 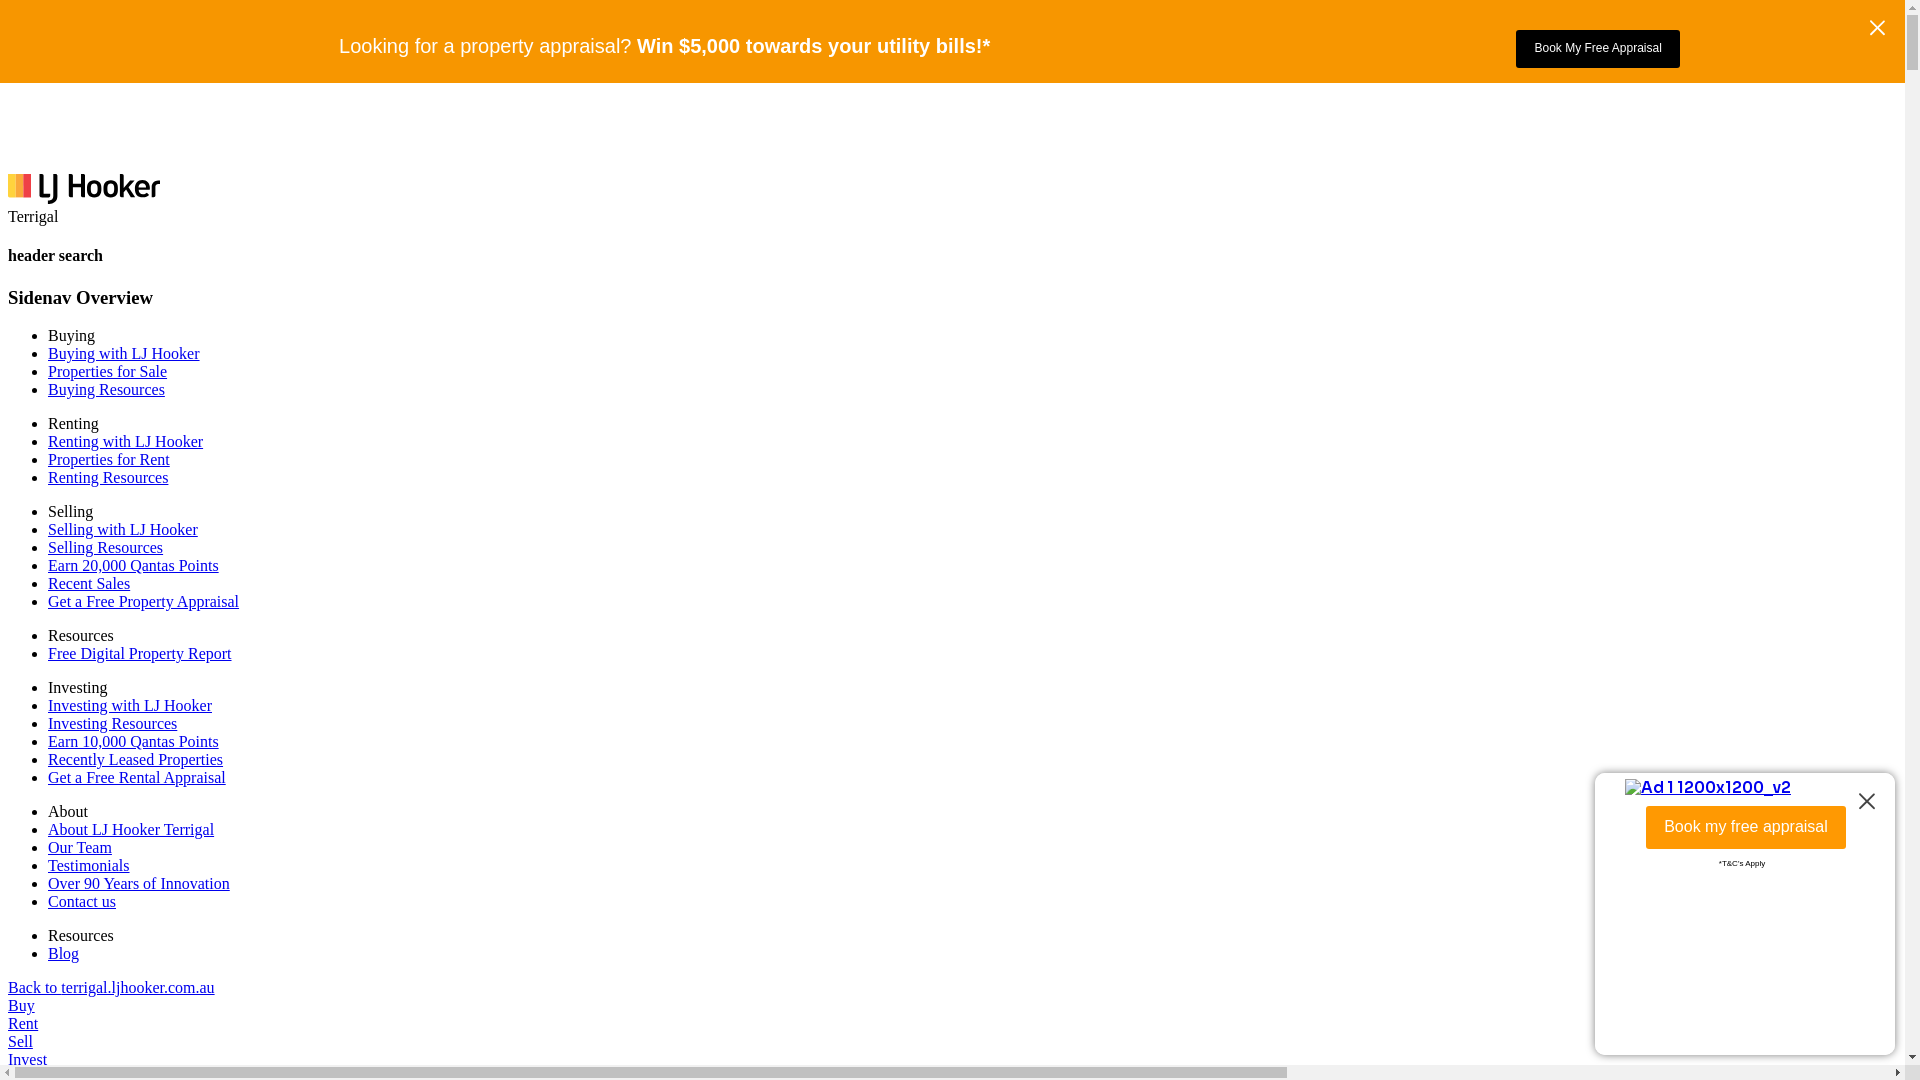 I want to click on 'Testimonials', so click(x=88, y=864).